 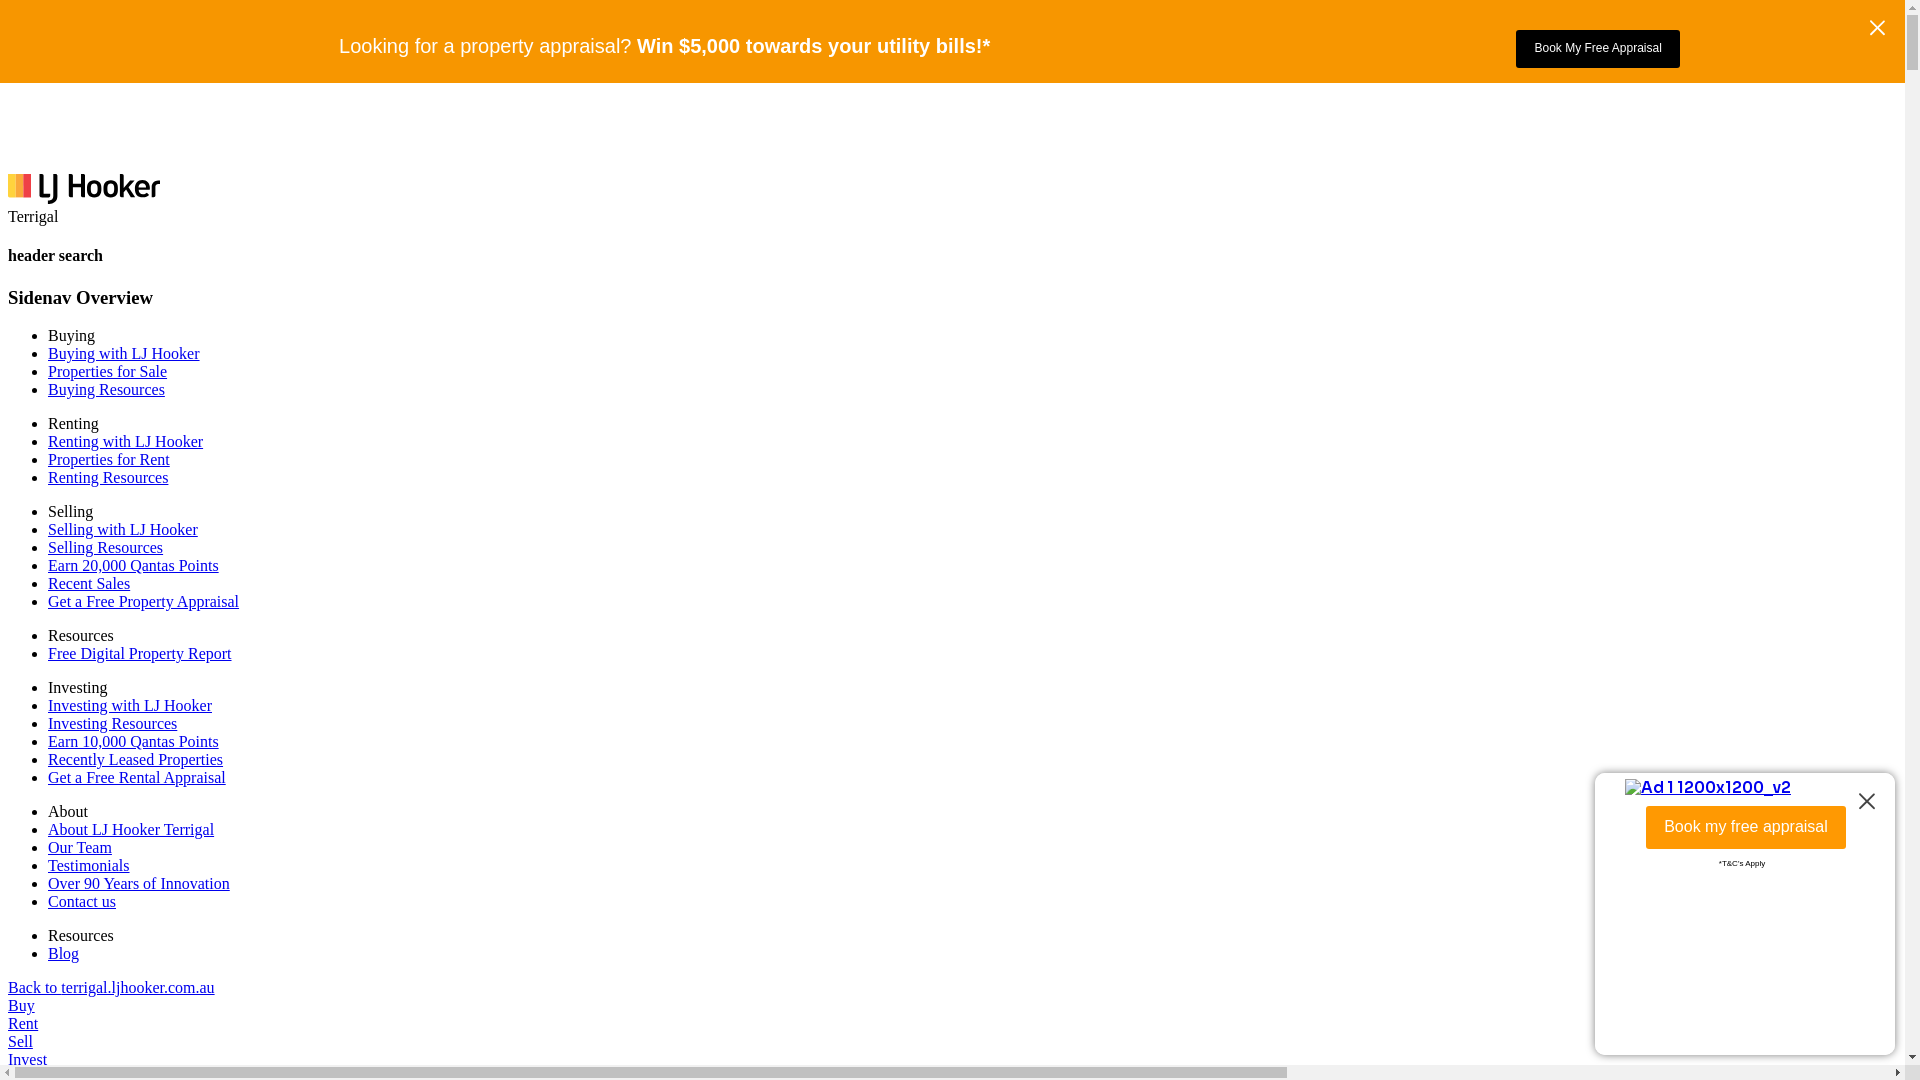 I want to click on 'Testimonials', so click(x=88, y=864).